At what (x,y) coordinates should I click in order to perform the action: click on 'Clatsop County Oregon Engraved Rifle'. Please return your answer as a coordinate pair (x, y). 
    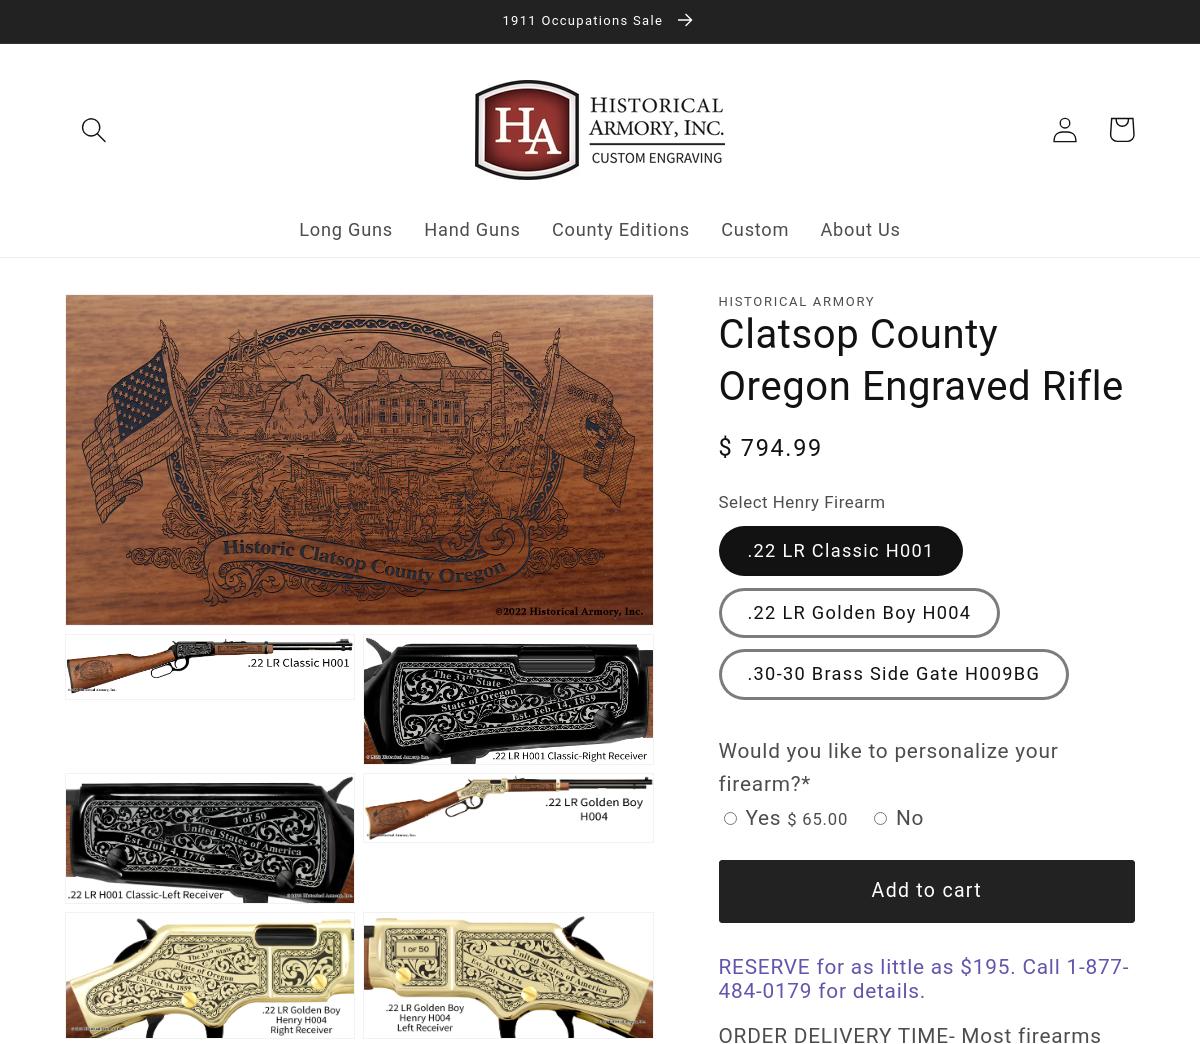
    Looking at the image, I should click on (717, 359).